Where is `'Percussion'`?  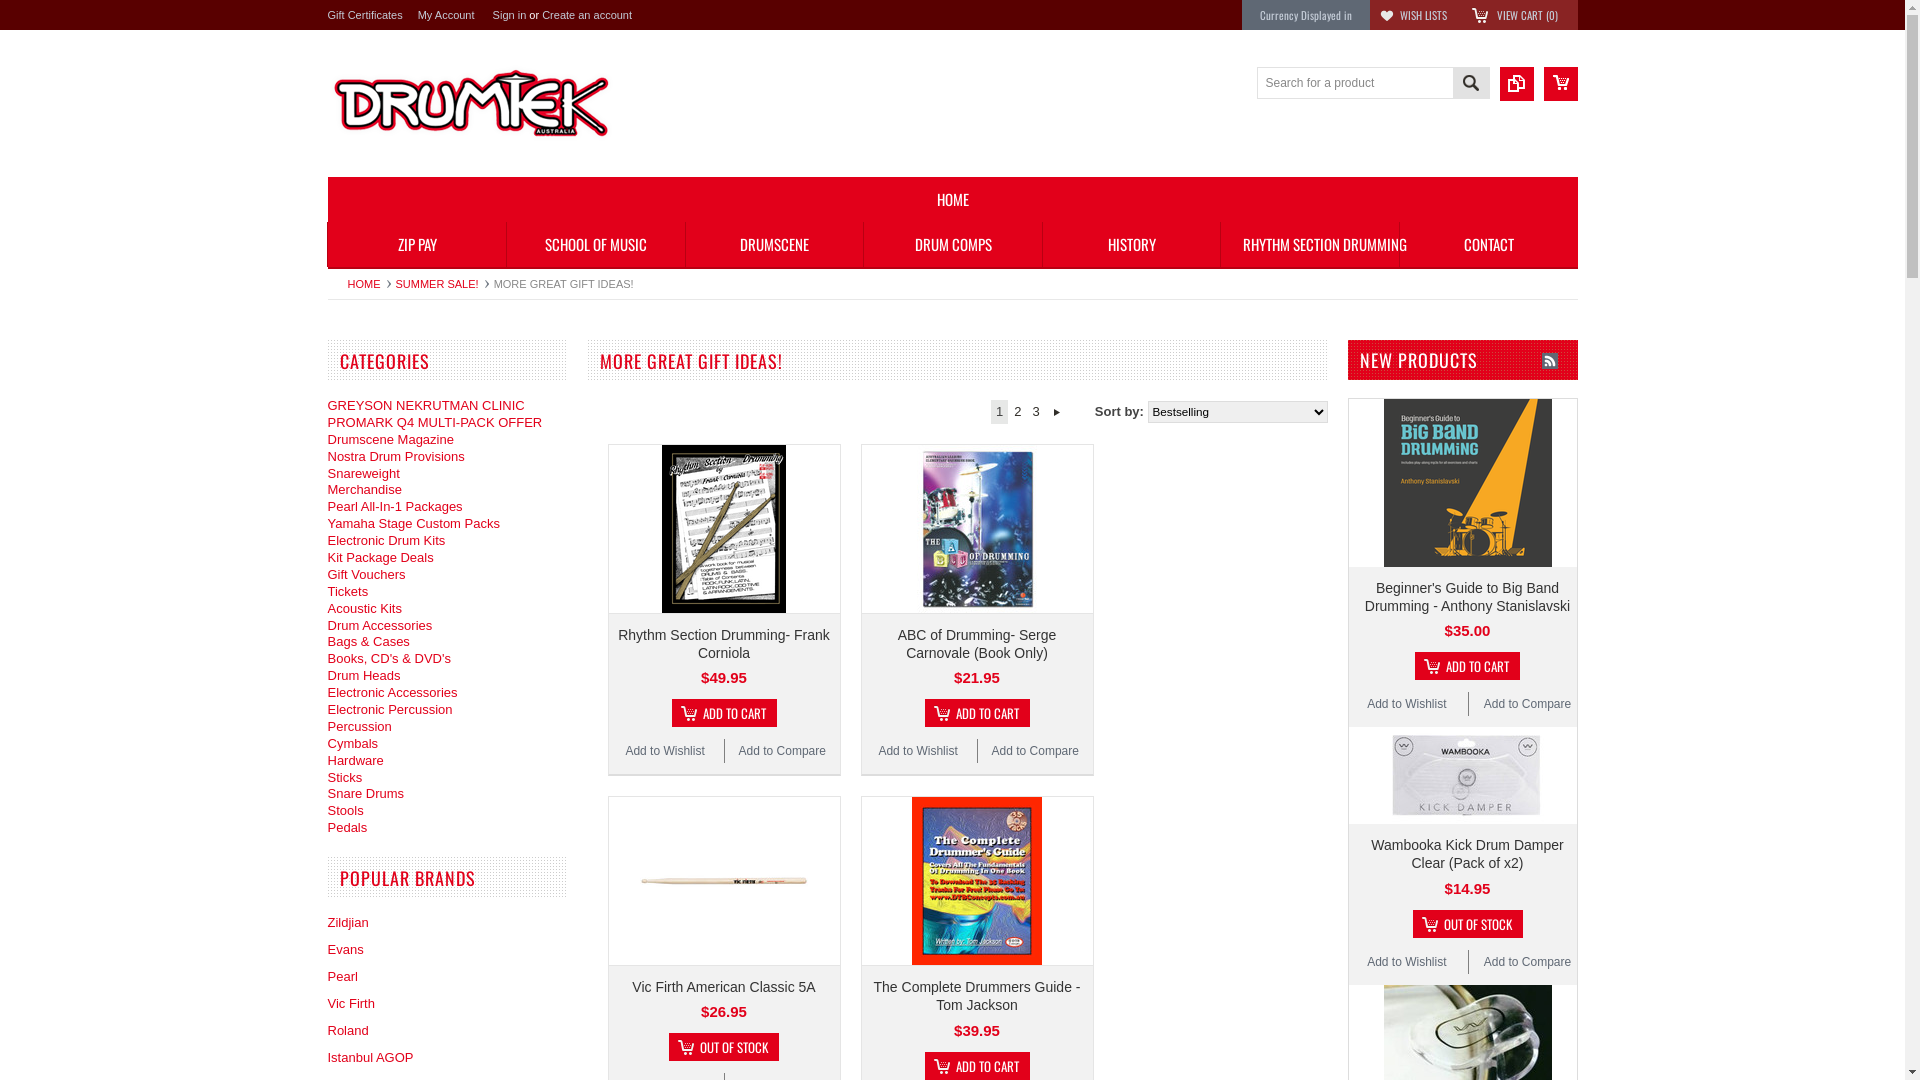
'Percussion' is located at coordinates (360, 726).